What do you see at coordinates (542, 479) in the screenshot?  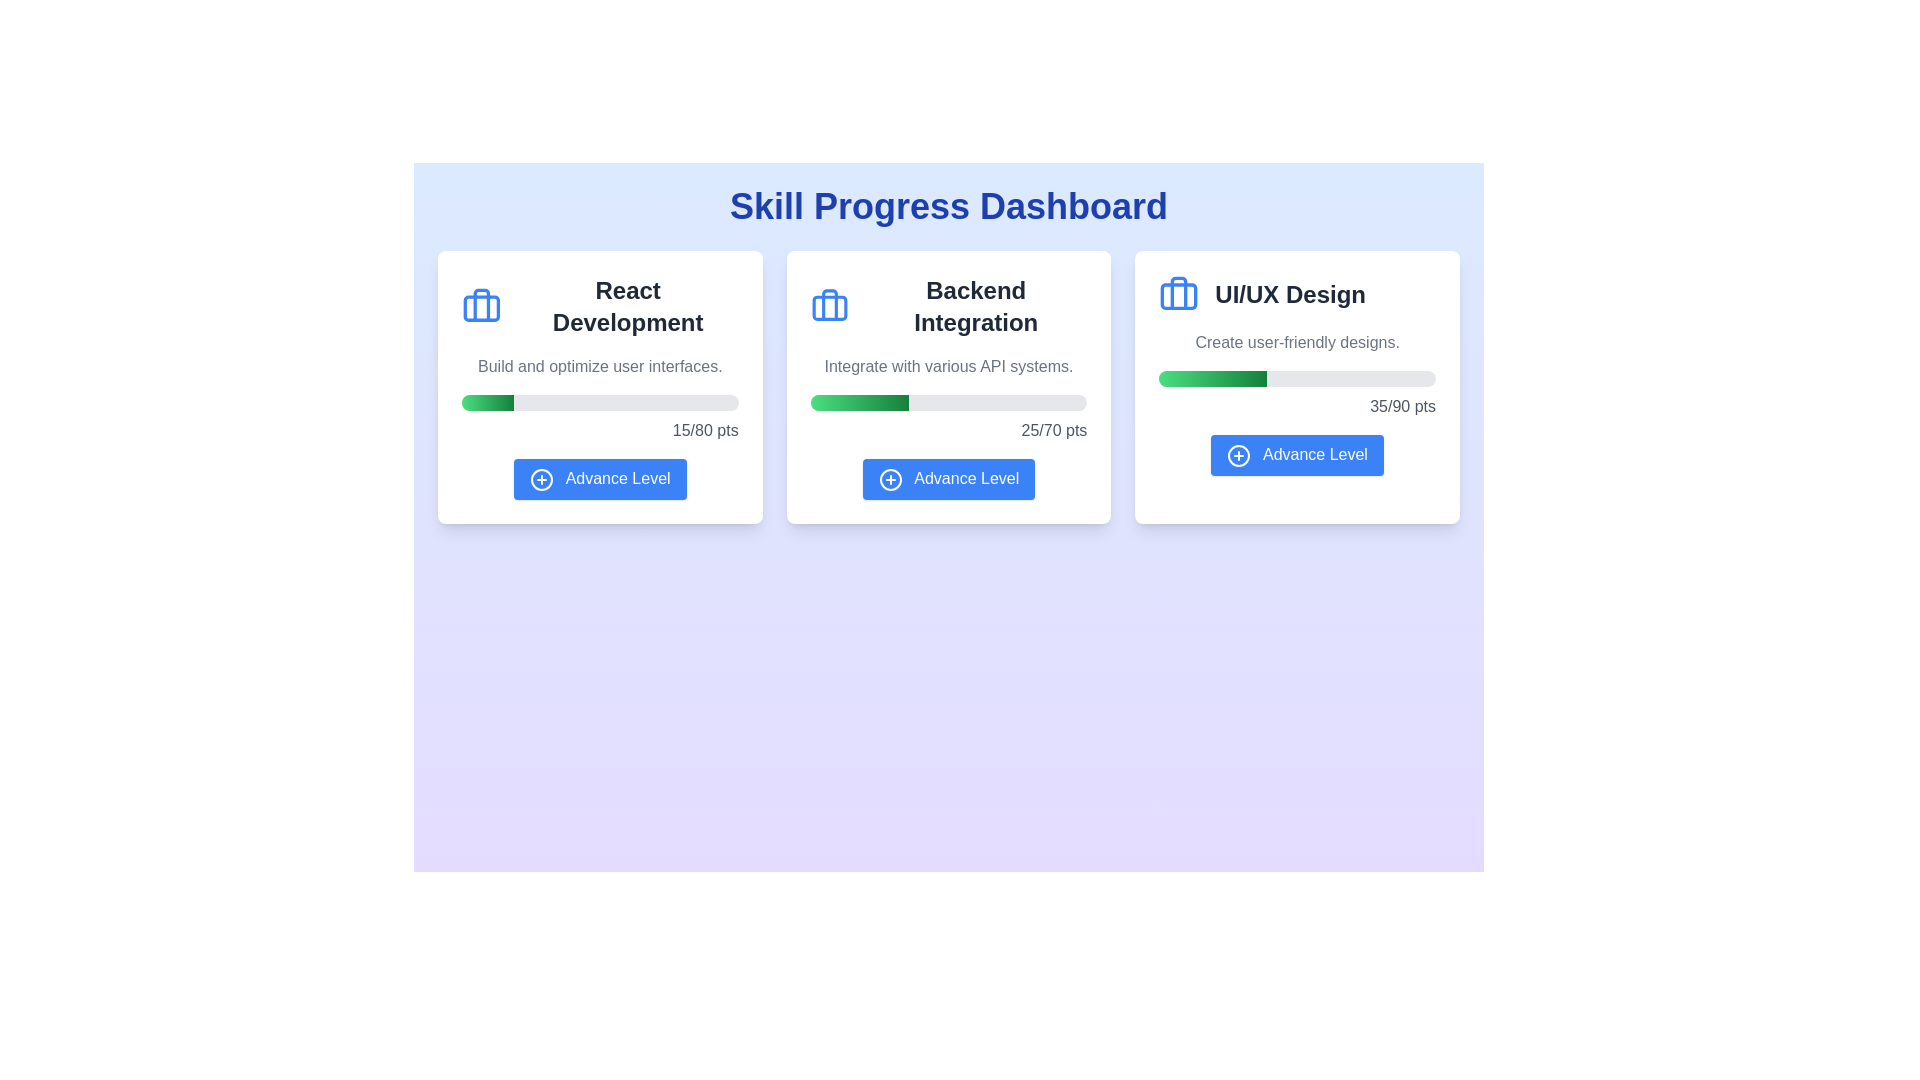 I see `the circular icon with a plus sign located to the left of the text in the 'Advance Level' button on the 'React Development' card` at bounding box center [542, 479].